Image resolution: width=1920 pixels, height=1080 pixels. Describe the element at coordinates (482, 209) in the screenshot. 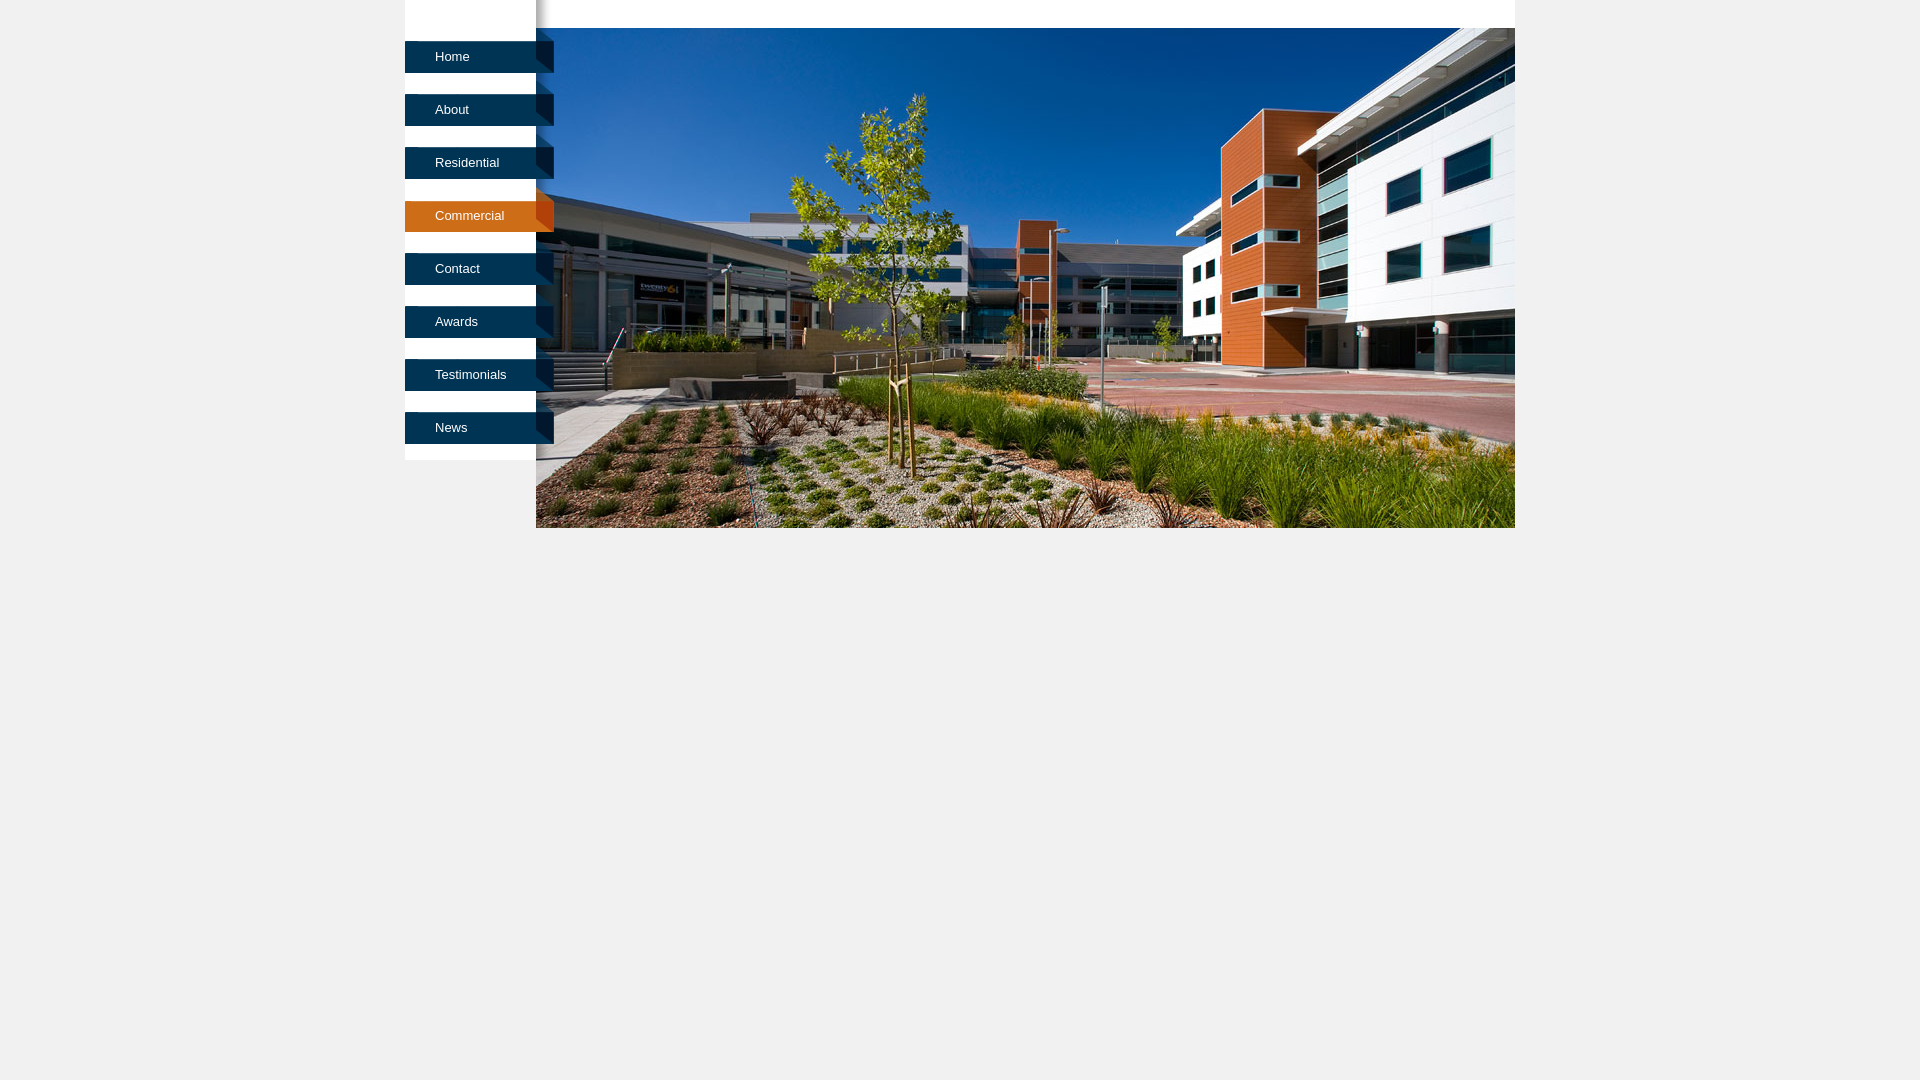

I see `'Commercial'` at that location.